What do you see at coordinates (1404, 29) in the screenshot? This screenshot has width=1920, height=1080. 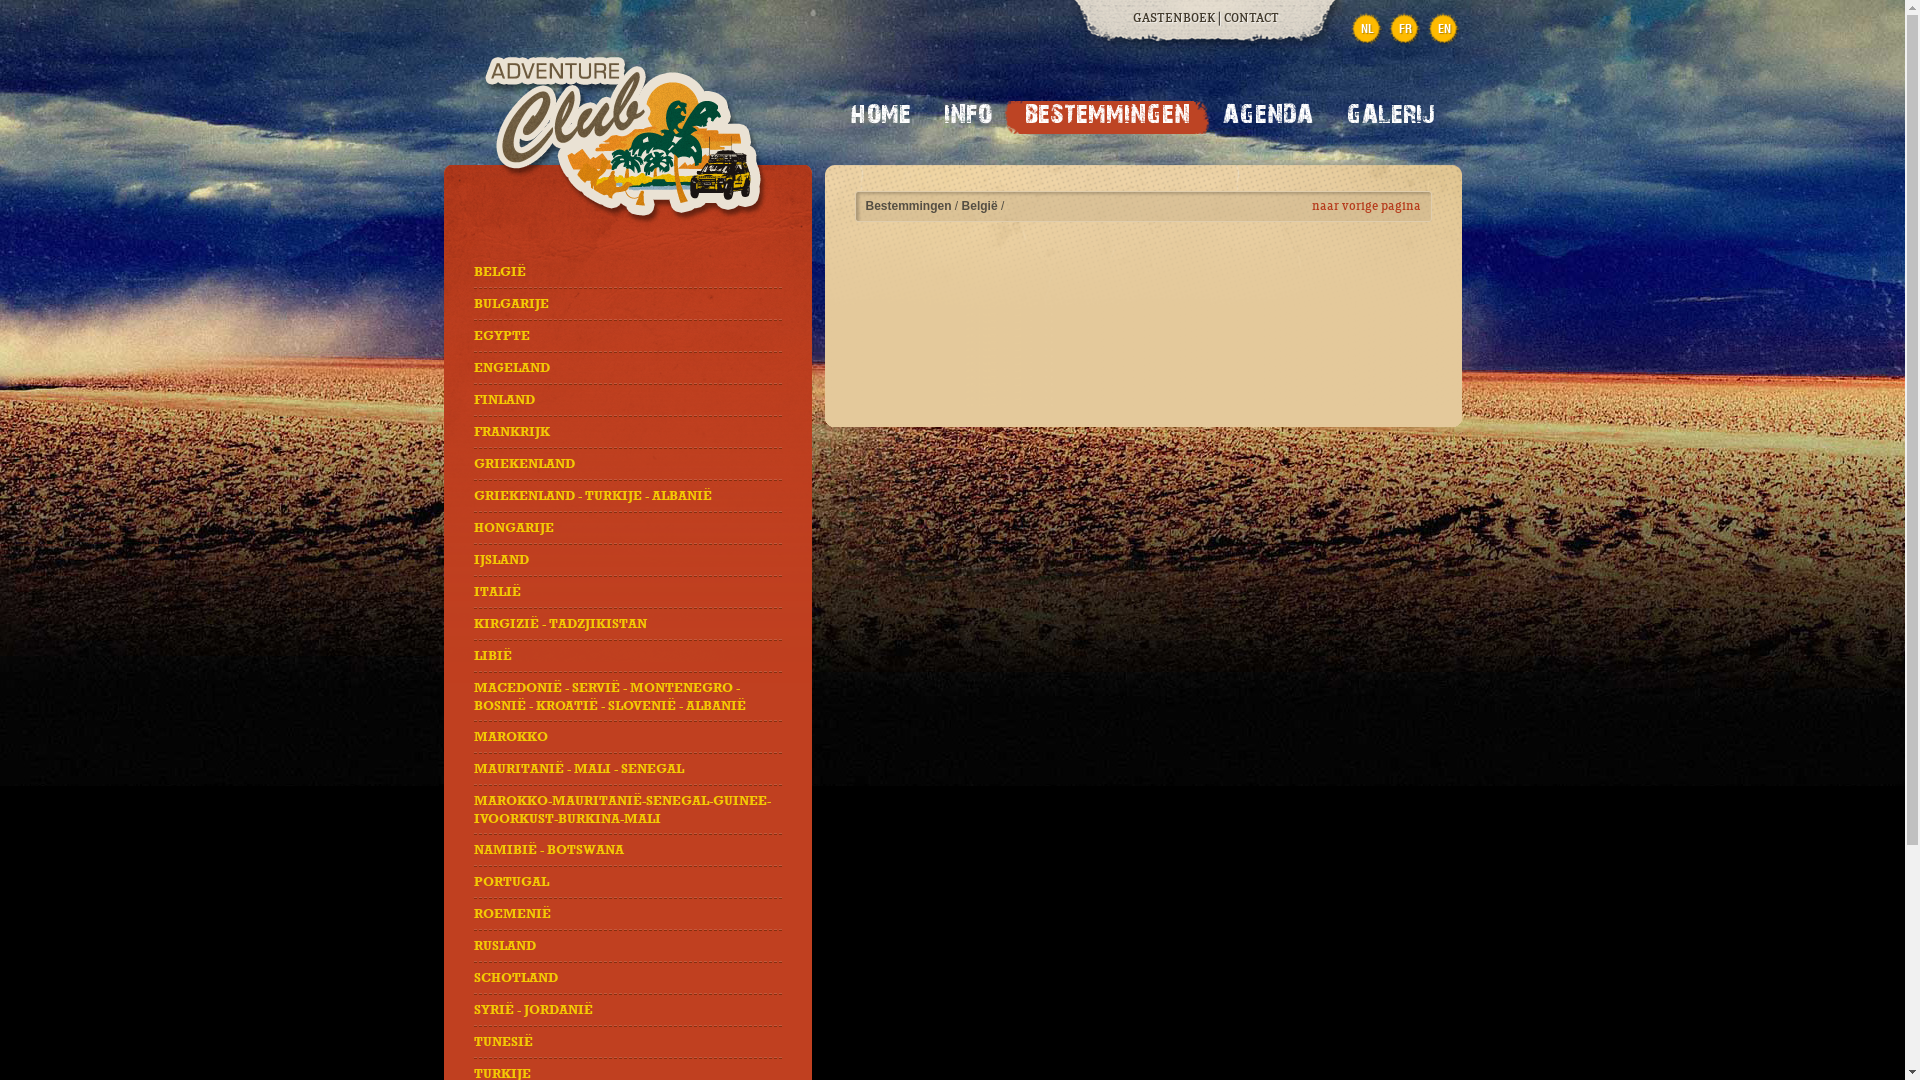 I see `'FR'` at bounding box center [1404, 29].